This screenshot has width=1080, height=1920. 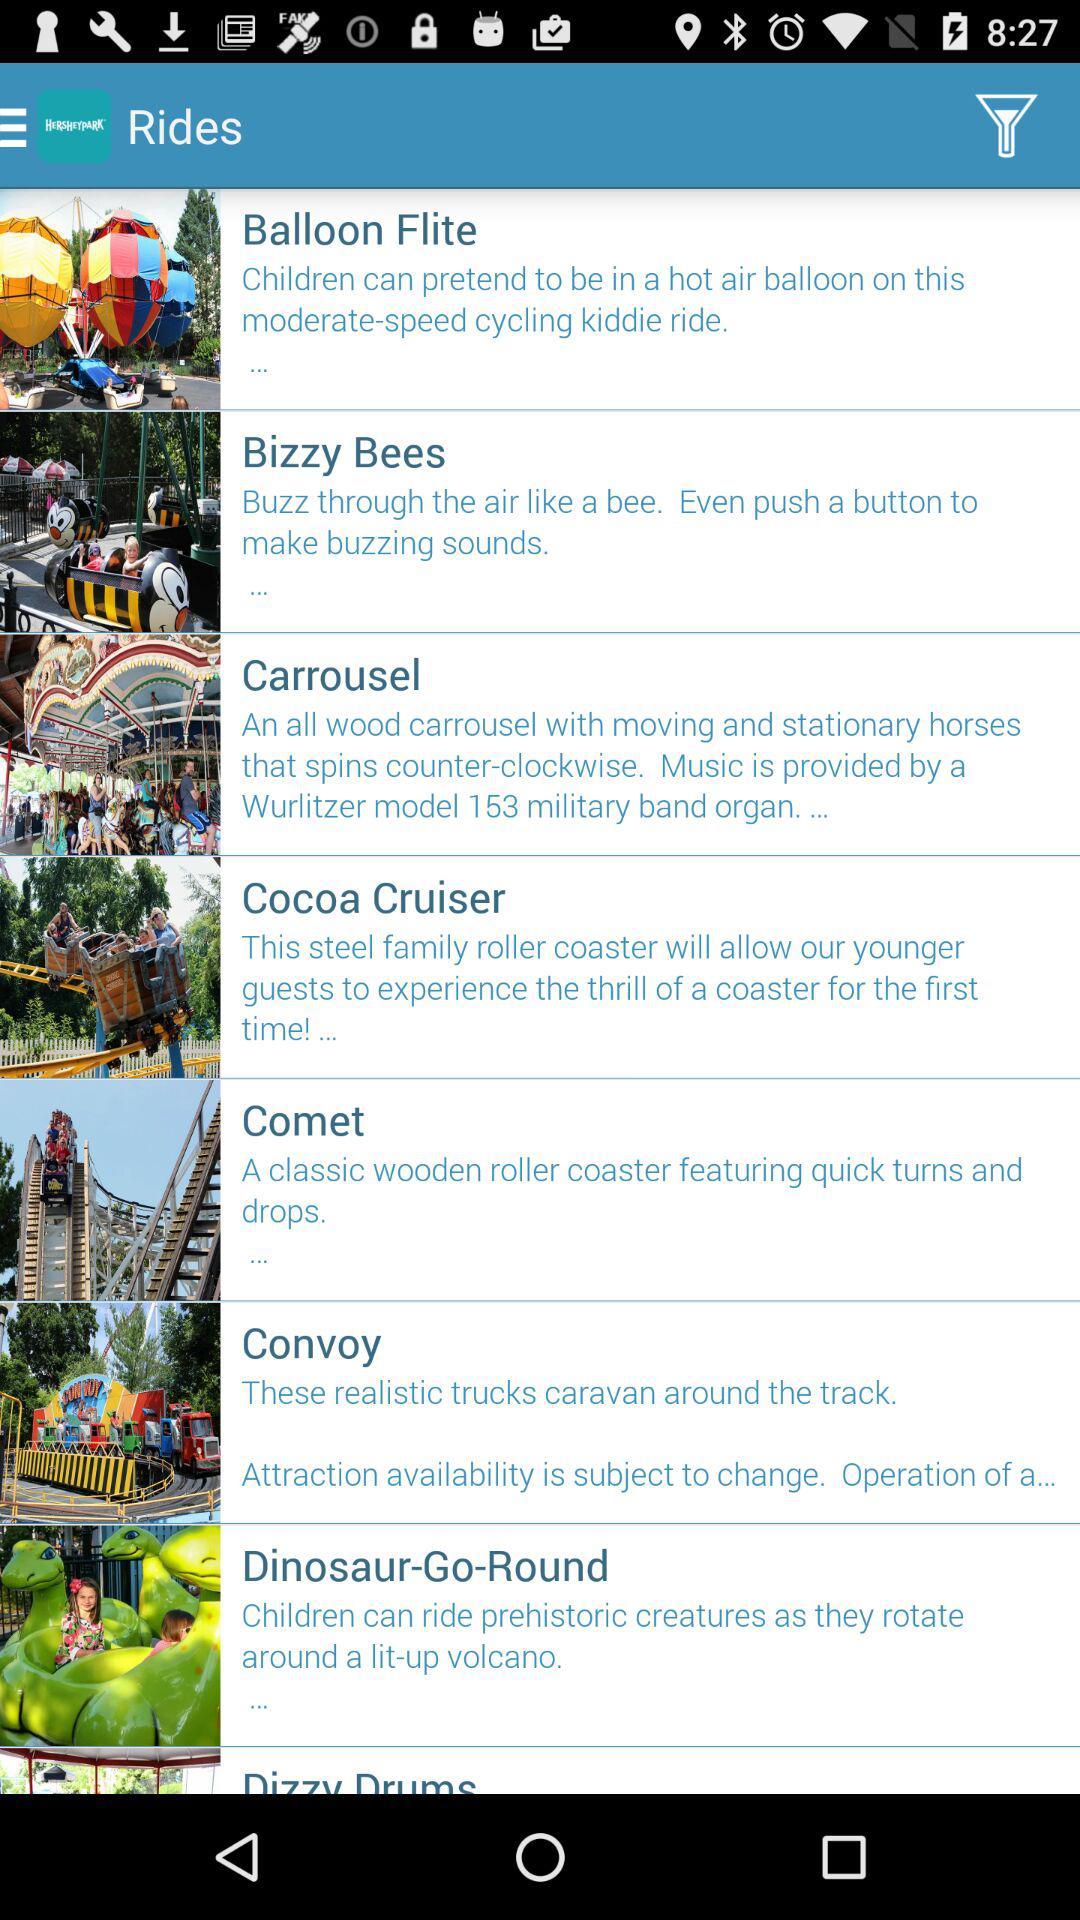 I want to click on the convoy icon, so click(x=650, y=1341).